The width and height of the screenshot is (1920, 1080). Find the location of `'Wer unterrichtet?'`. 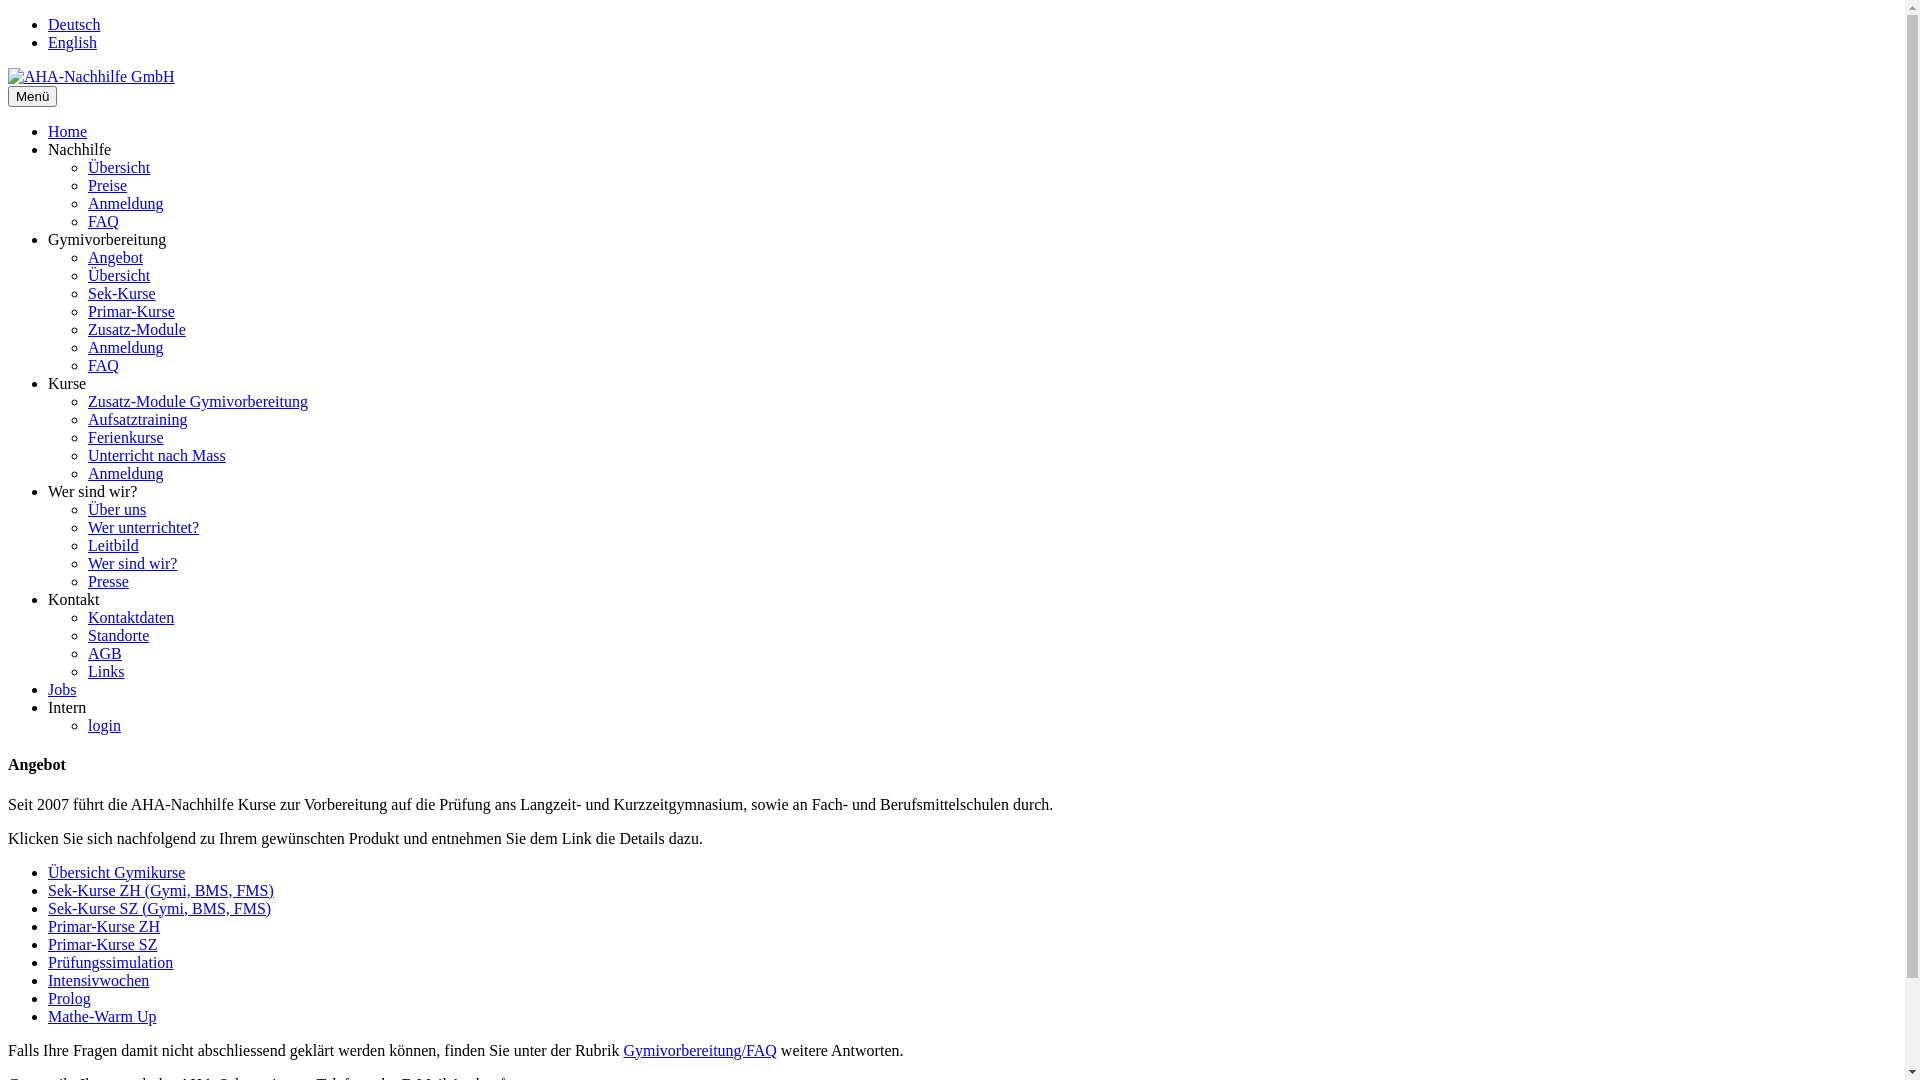

'Wer unterrichtet?' is located at coordinates (142, 526).